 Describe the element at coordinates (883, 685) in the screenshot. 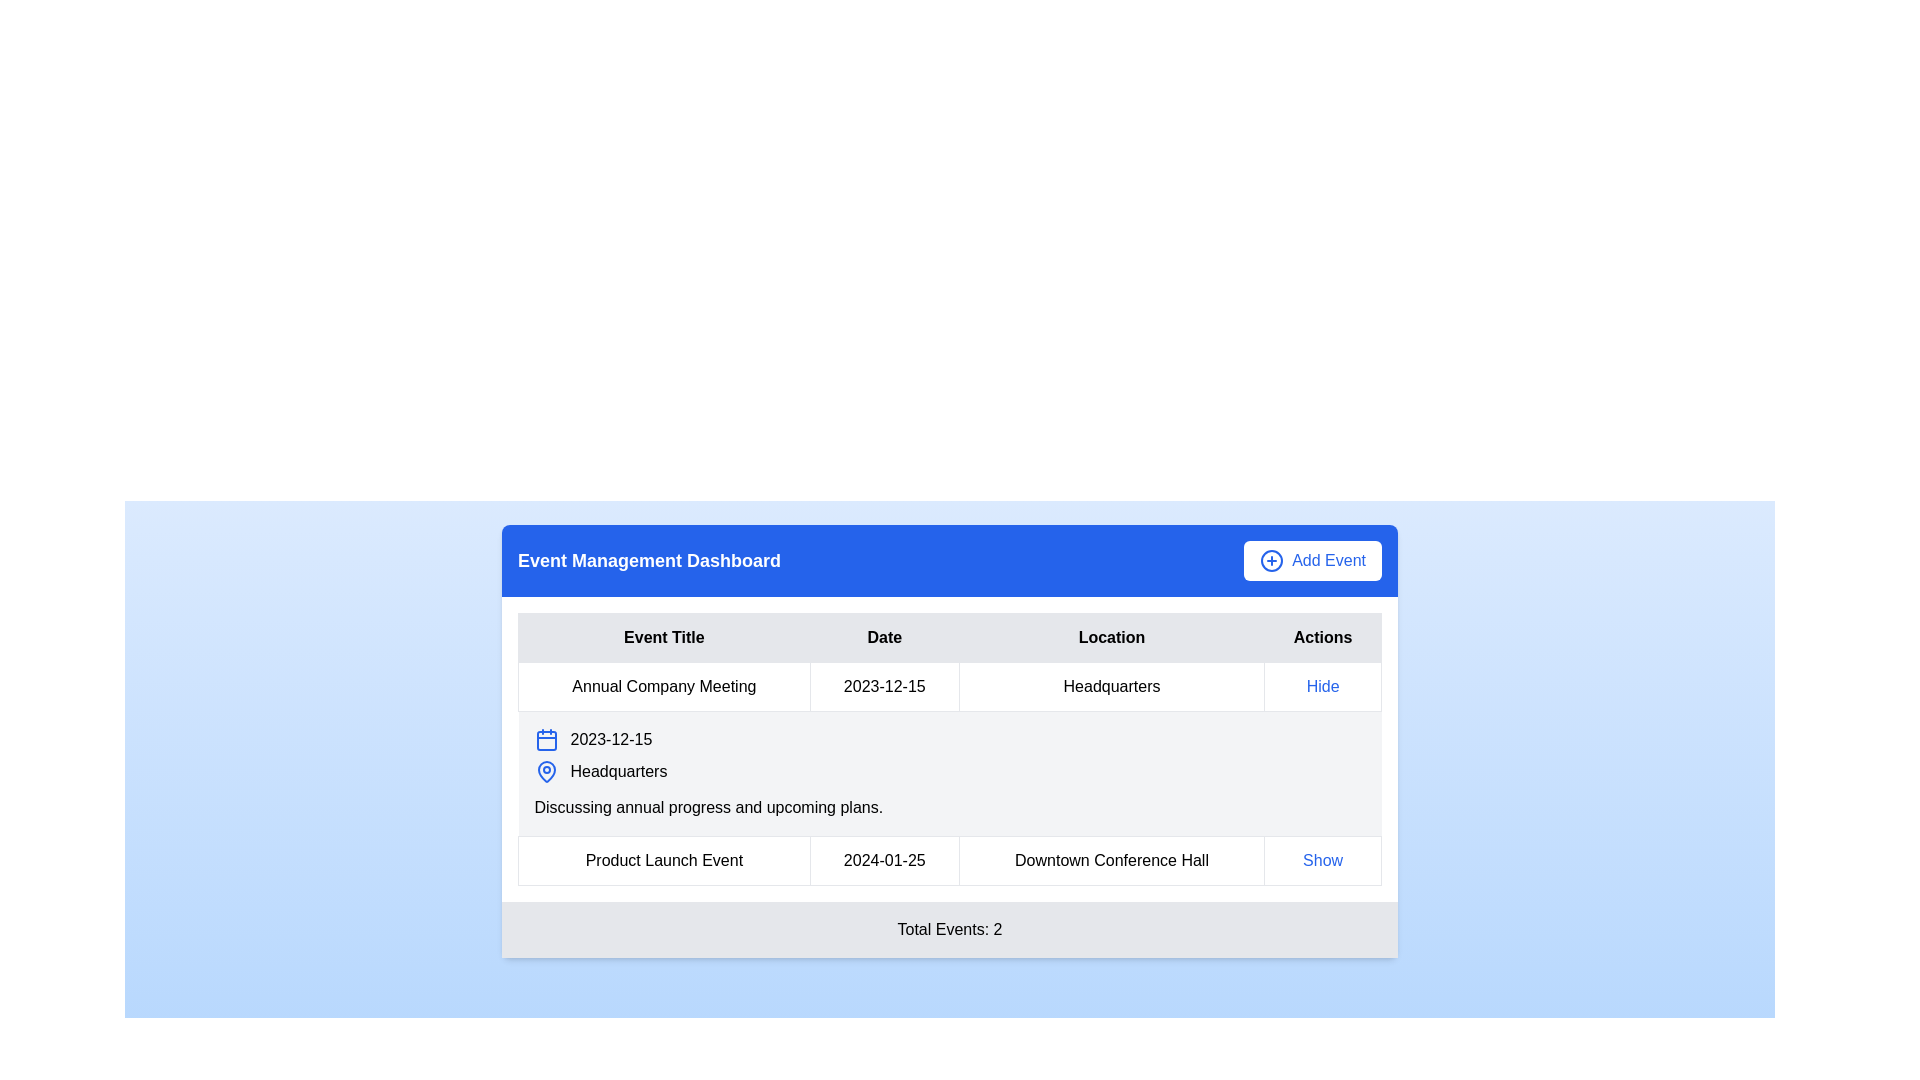

I see `the Text Label that displays the scheduled date of an event, located in the 'Date' column of a table, second from the left` at that location.